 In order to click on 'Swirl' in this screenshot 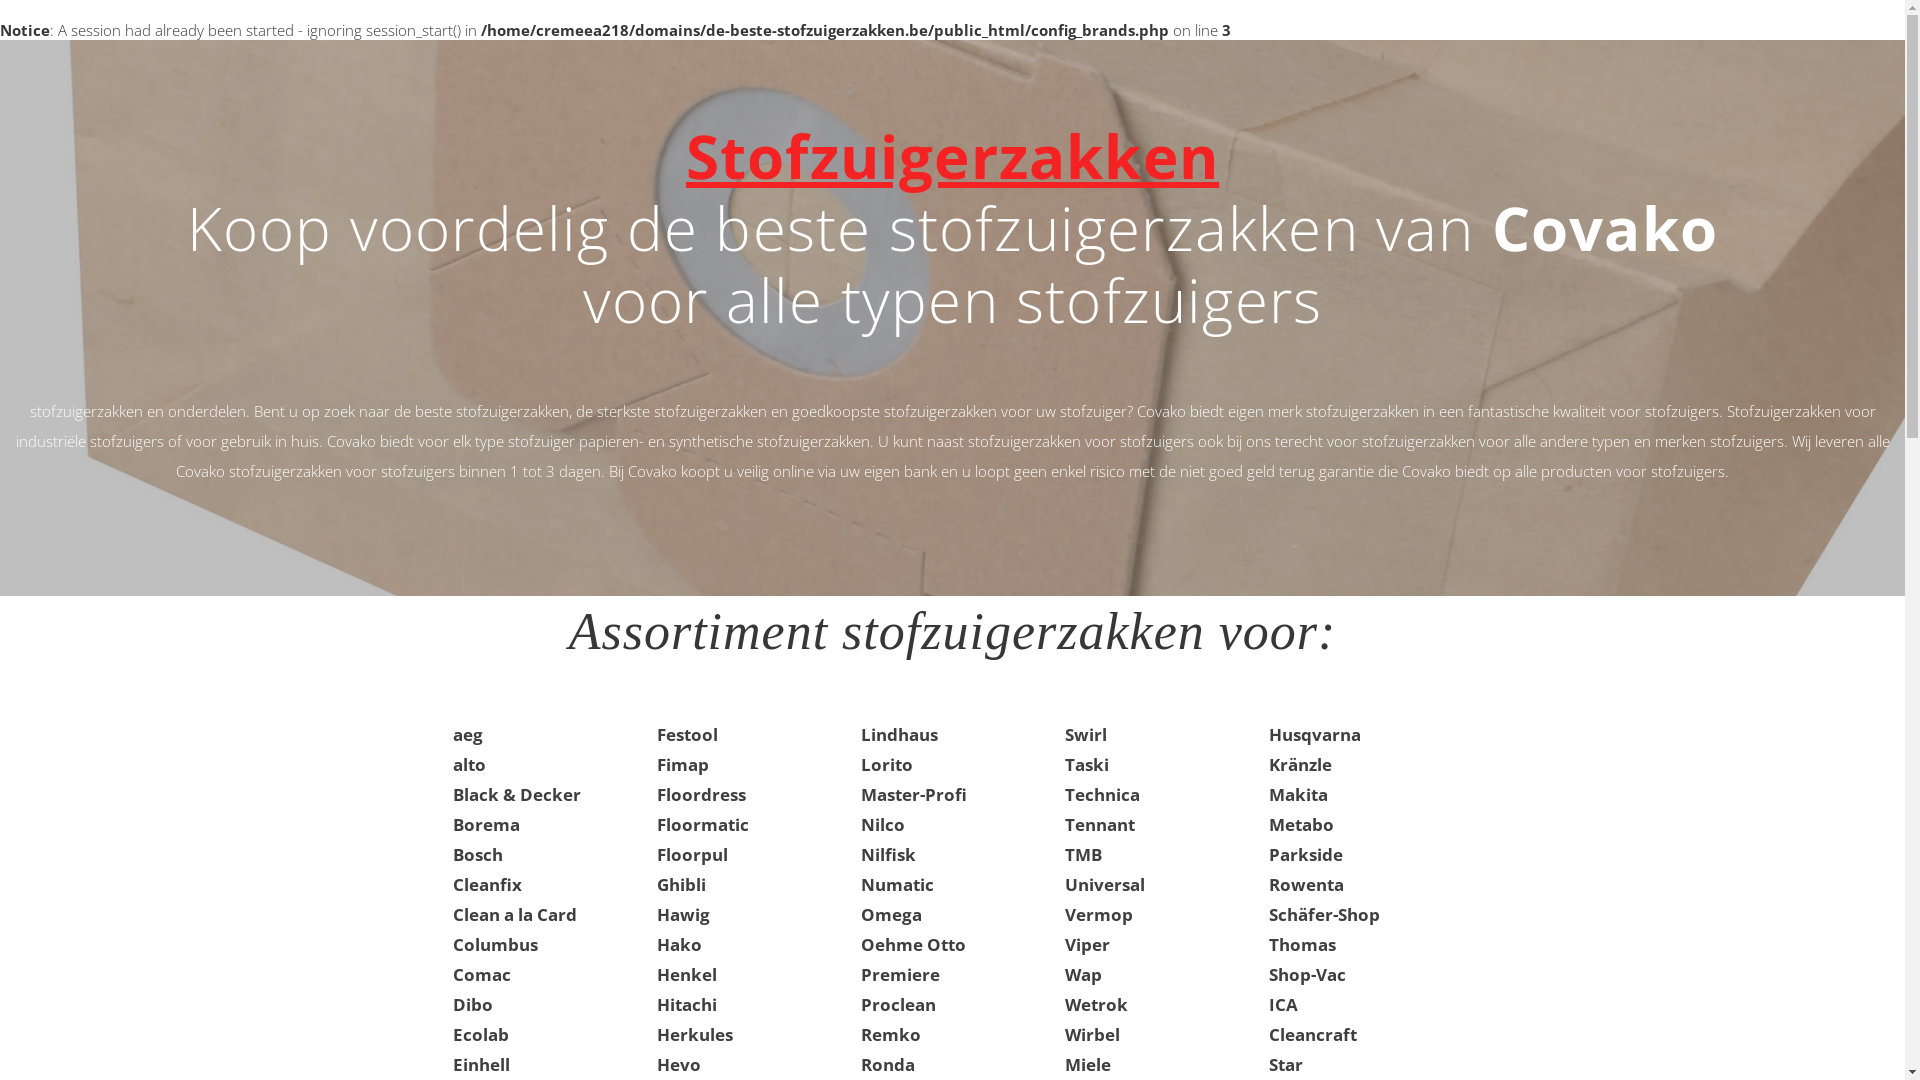, I will do `click(1083, 734)`.